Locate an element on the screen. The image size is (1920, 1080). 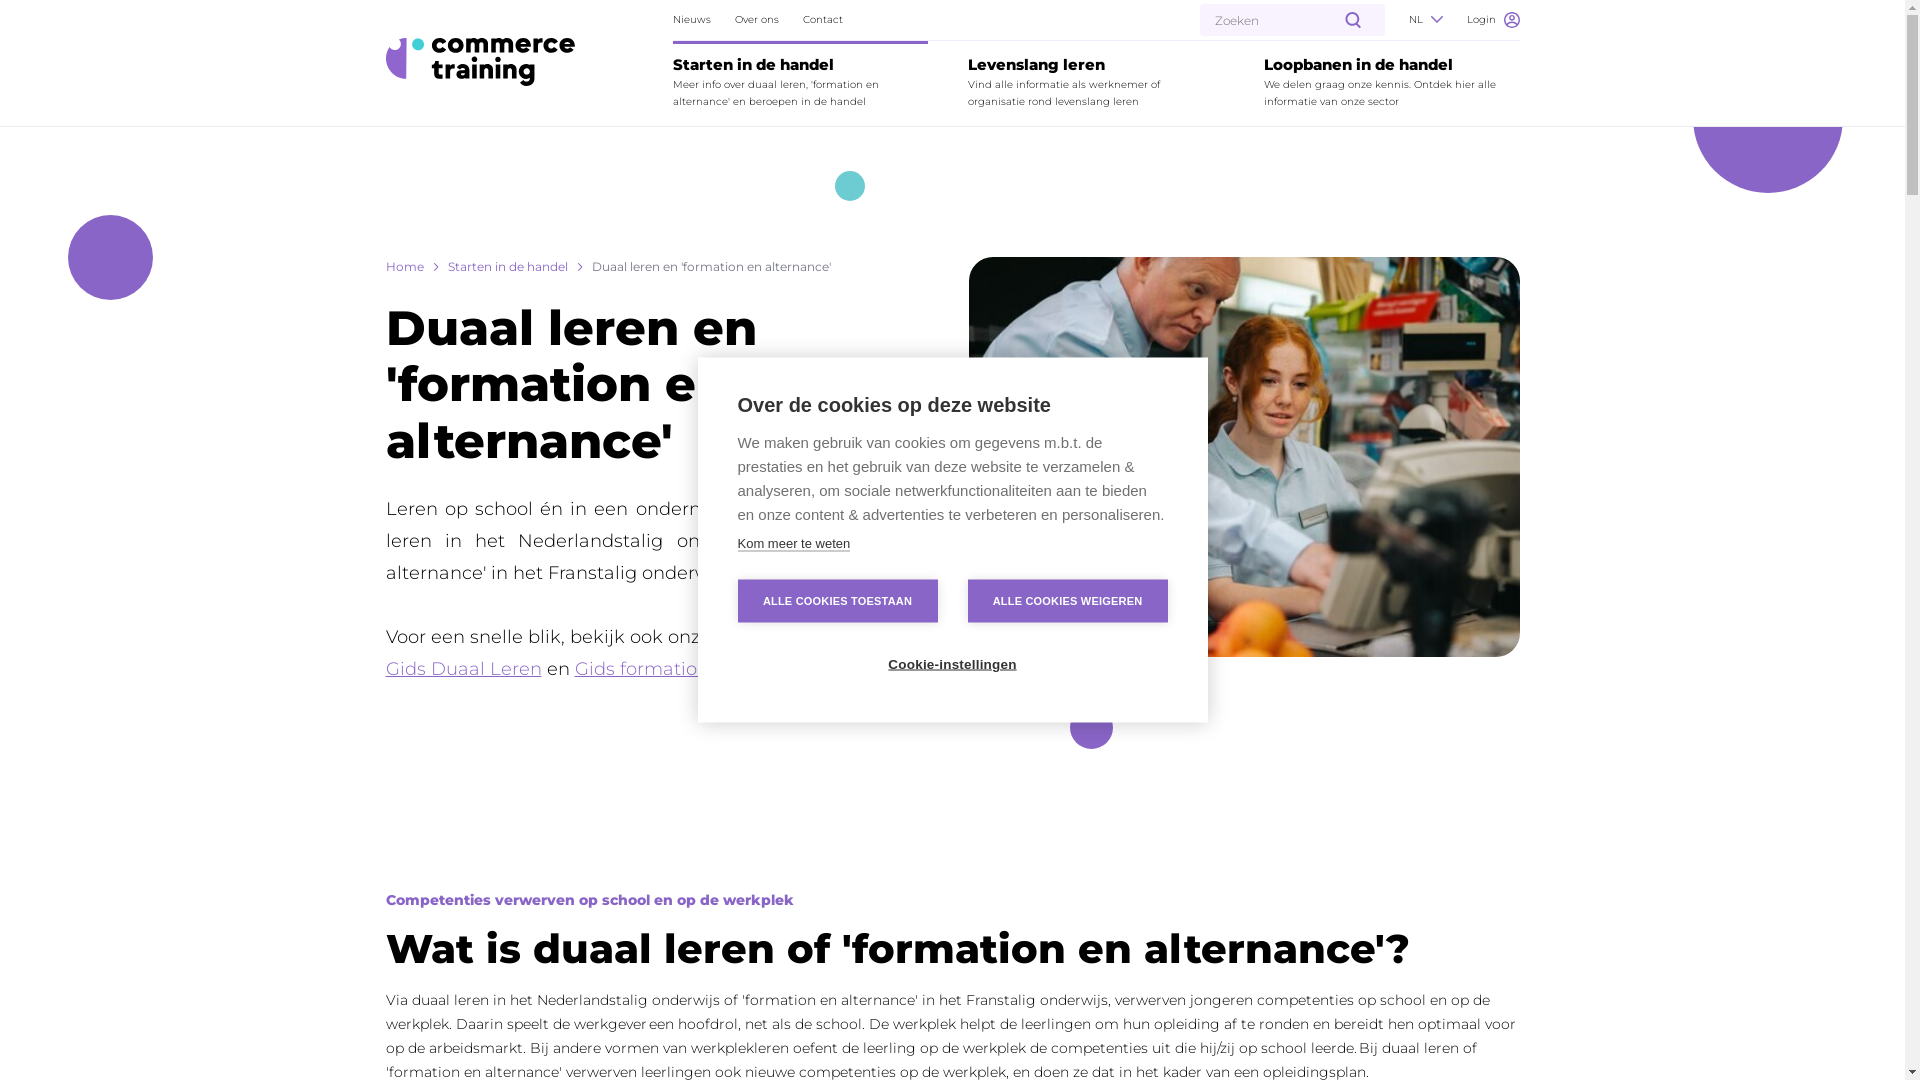
'Skip to main content' is located at coordinates (22, 11).